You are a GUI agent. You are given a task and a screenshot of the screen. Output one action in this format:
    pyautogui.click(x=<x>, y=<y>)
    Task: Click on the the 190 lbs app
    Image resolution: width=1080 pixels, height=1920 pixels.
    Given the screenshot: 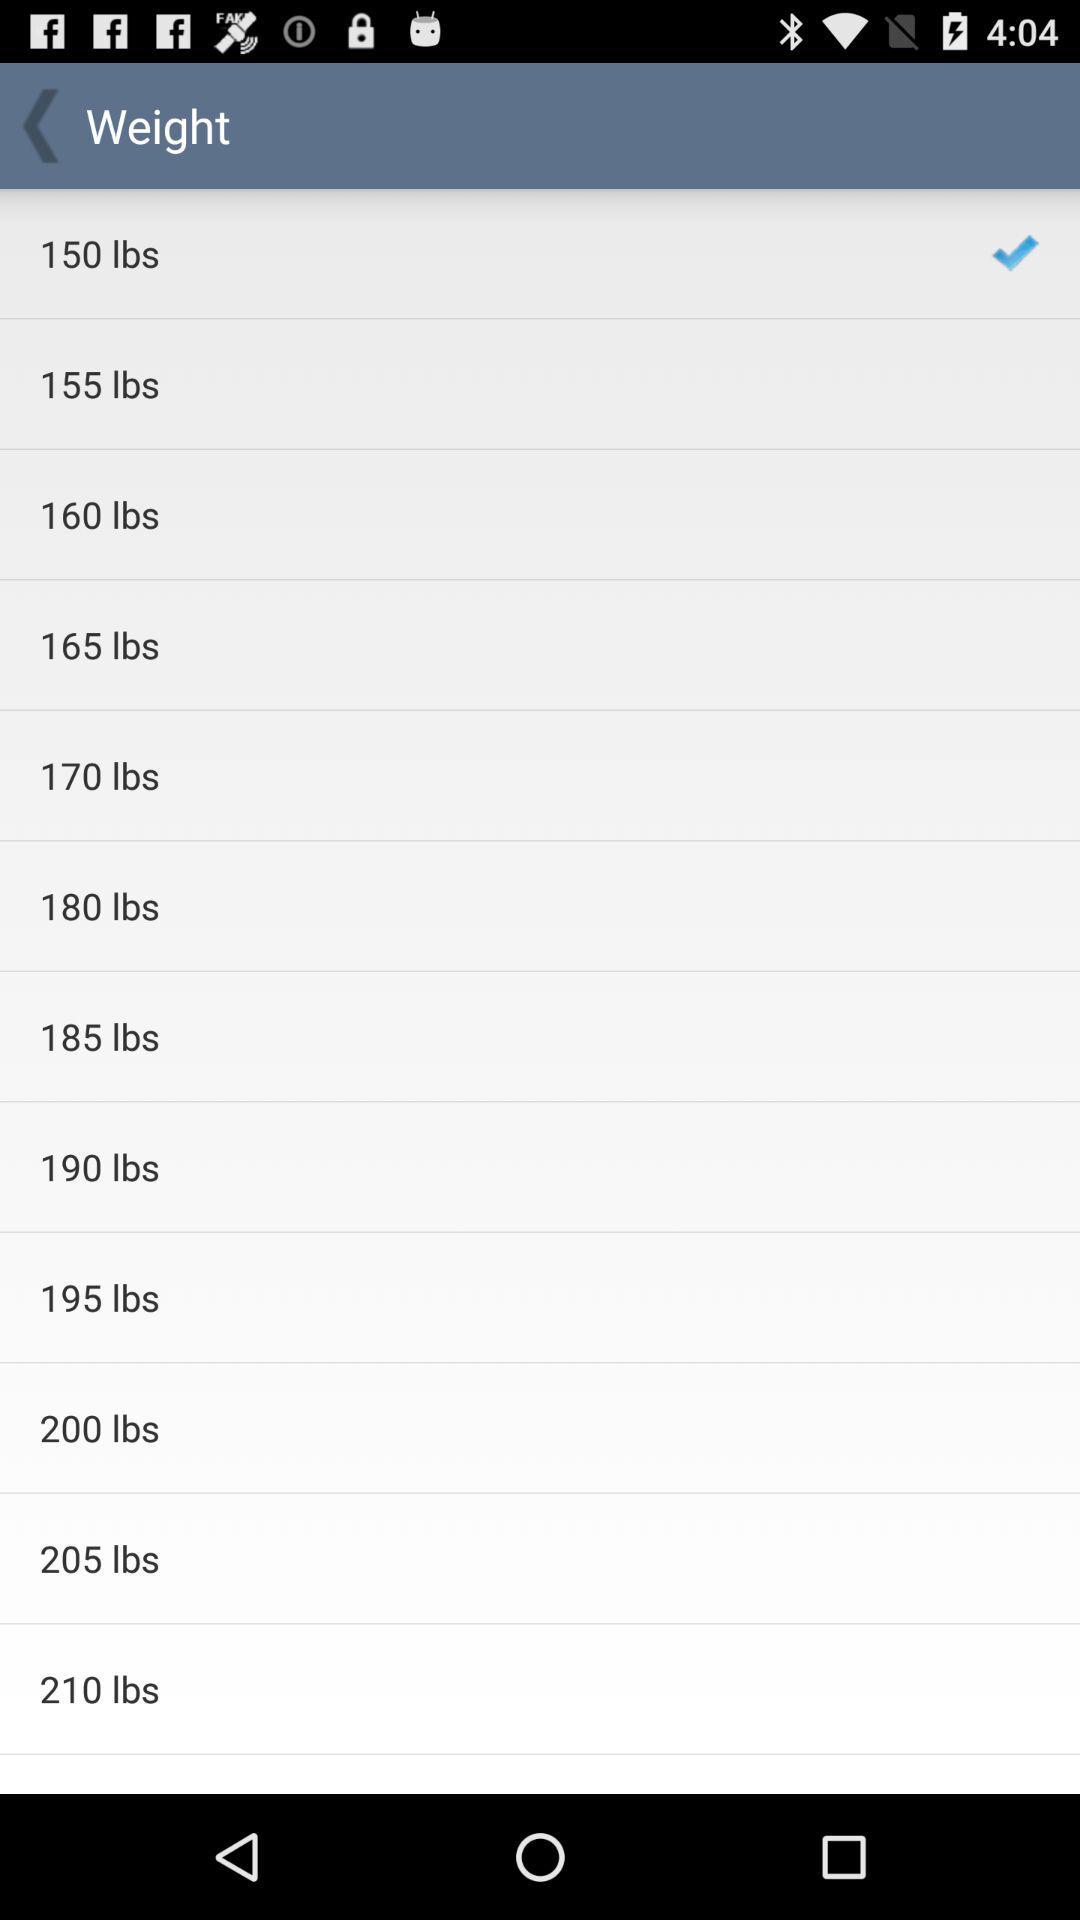 What is the action you would take?
    pyautogui.click(x=489, y=1166)
    